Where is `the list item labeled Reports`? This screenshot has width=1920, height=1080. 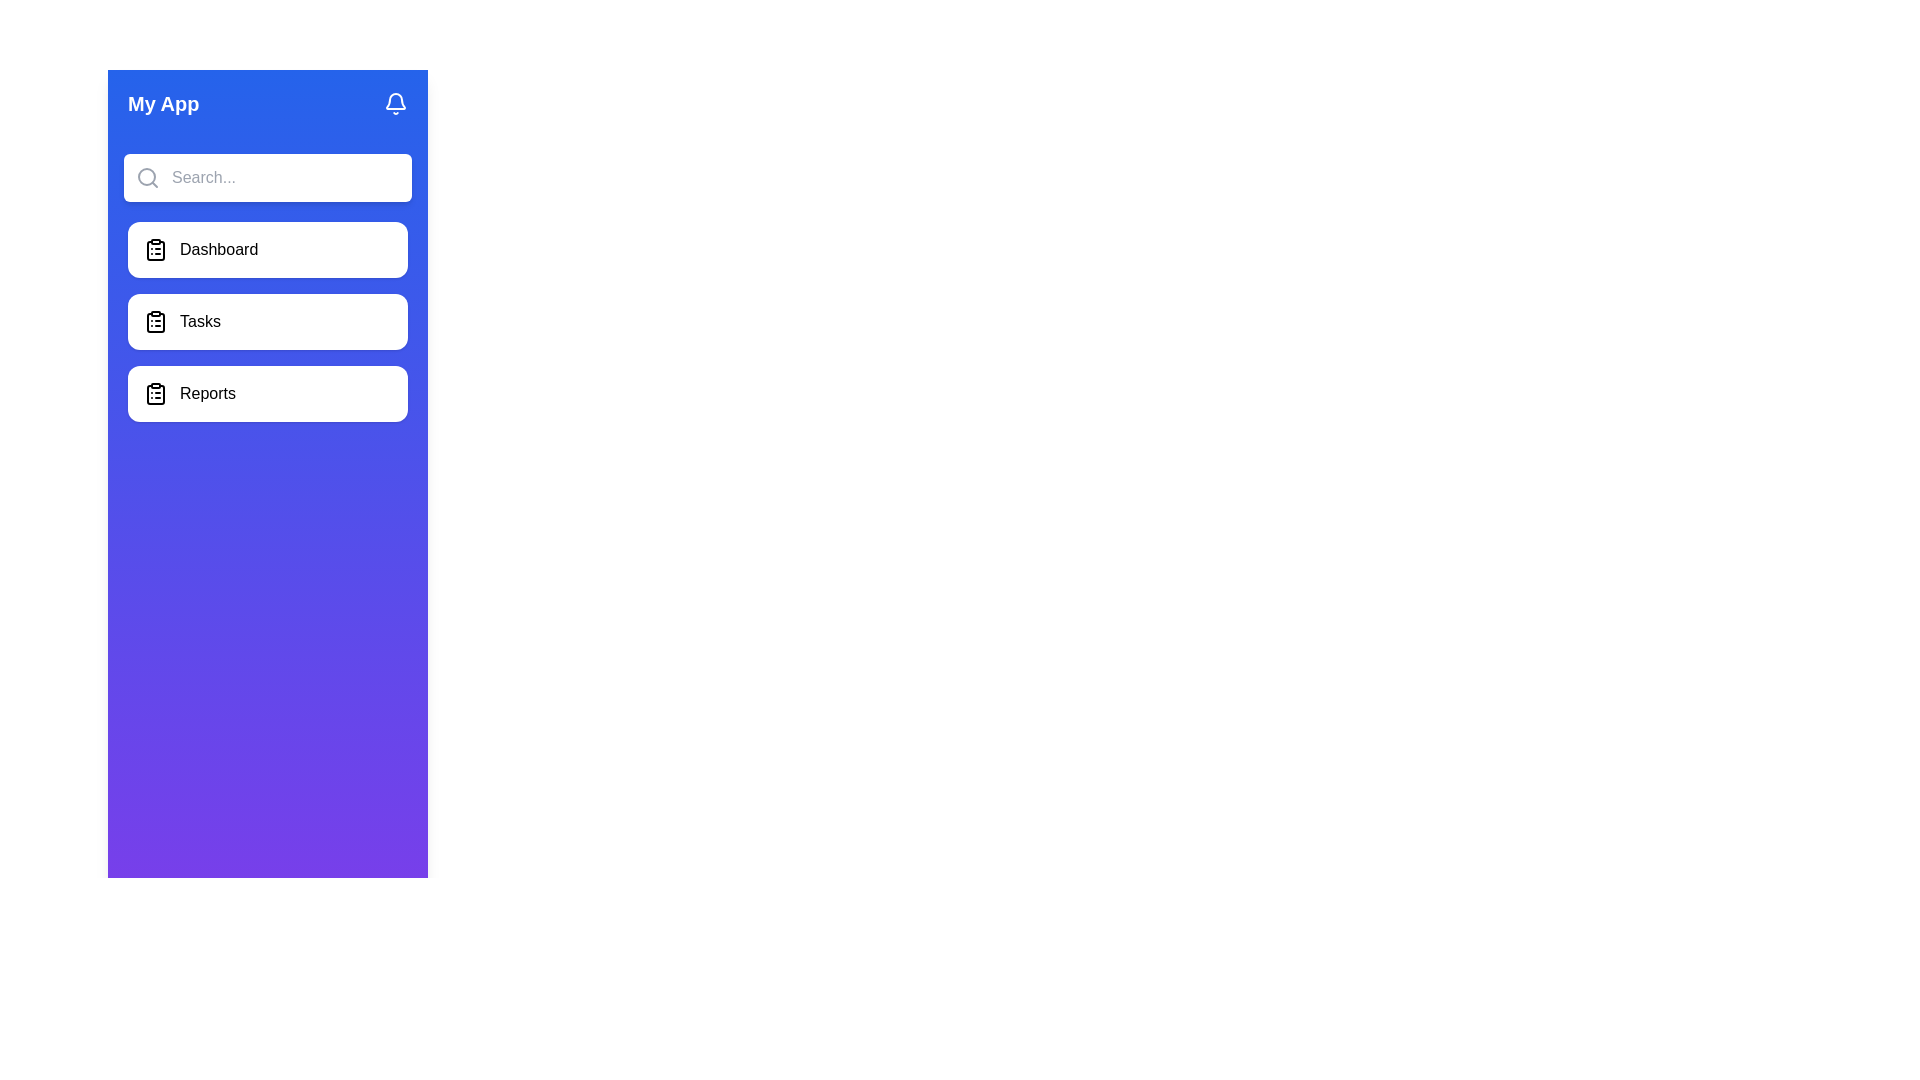
the list item labeled Reports is located at coordinates (267, 393).